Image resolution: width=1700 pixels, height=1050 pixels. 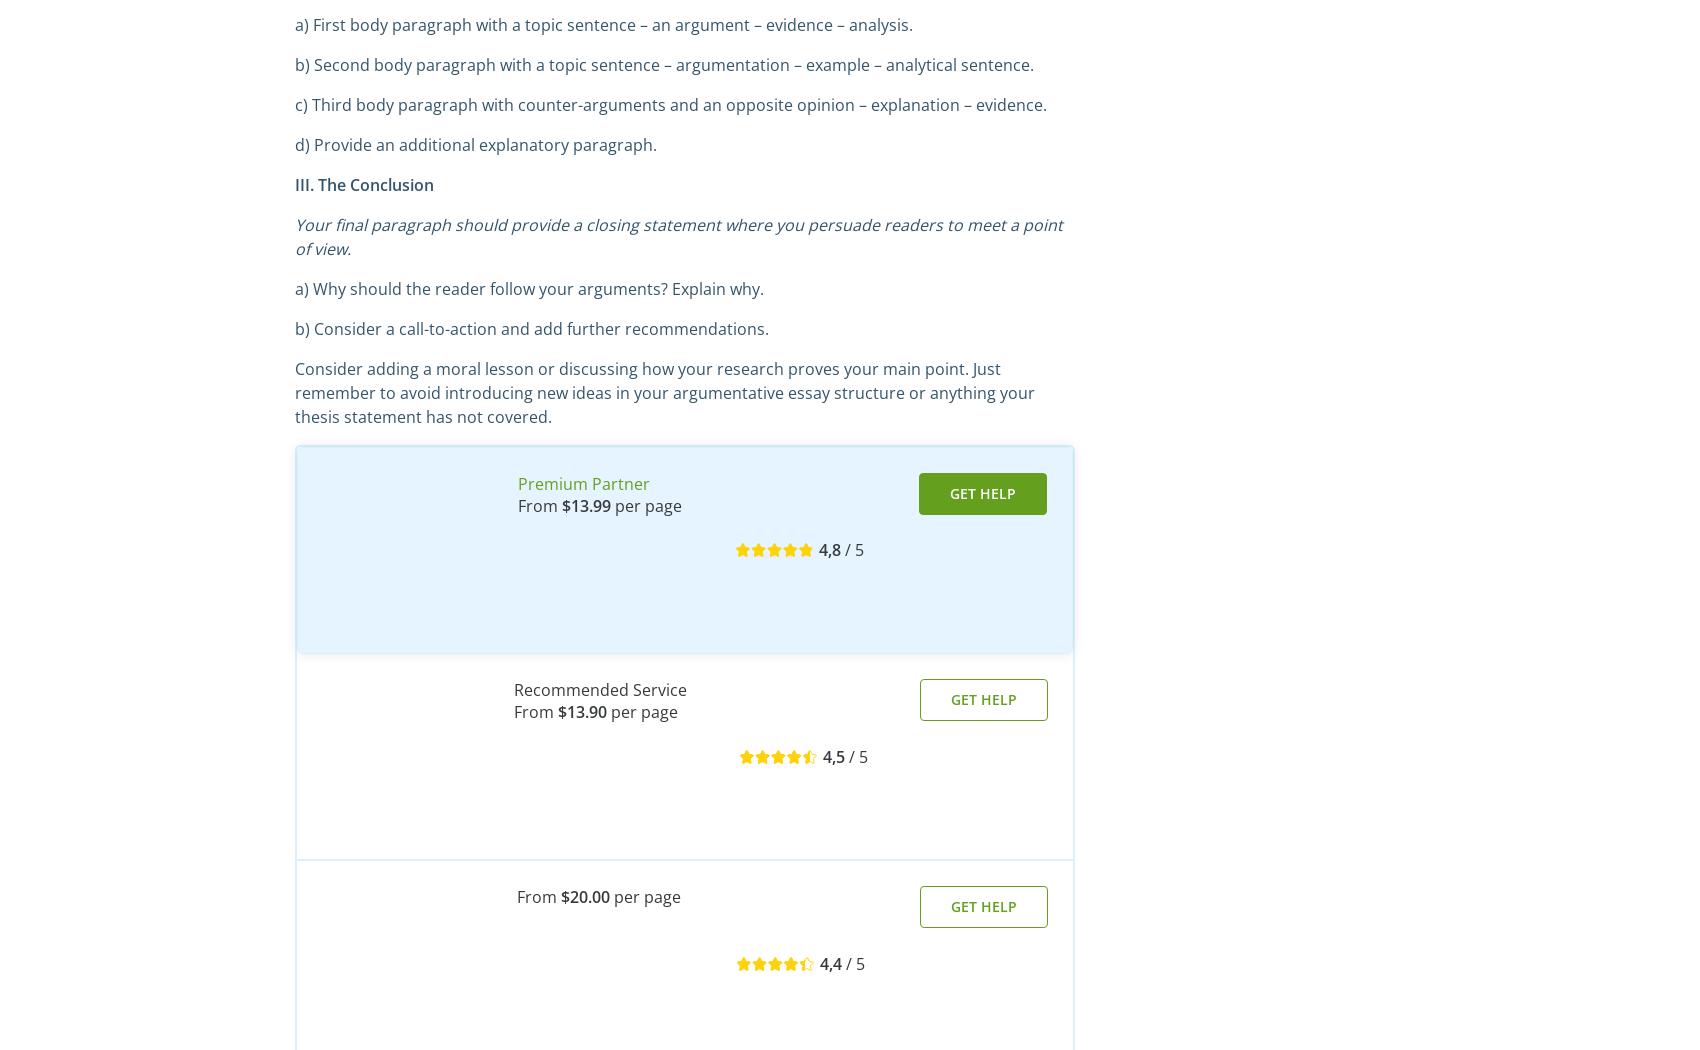 What do you see at coordinates (832, 756) in the screenshot?
I see `'4,5'` at bounding box center [832, 756].